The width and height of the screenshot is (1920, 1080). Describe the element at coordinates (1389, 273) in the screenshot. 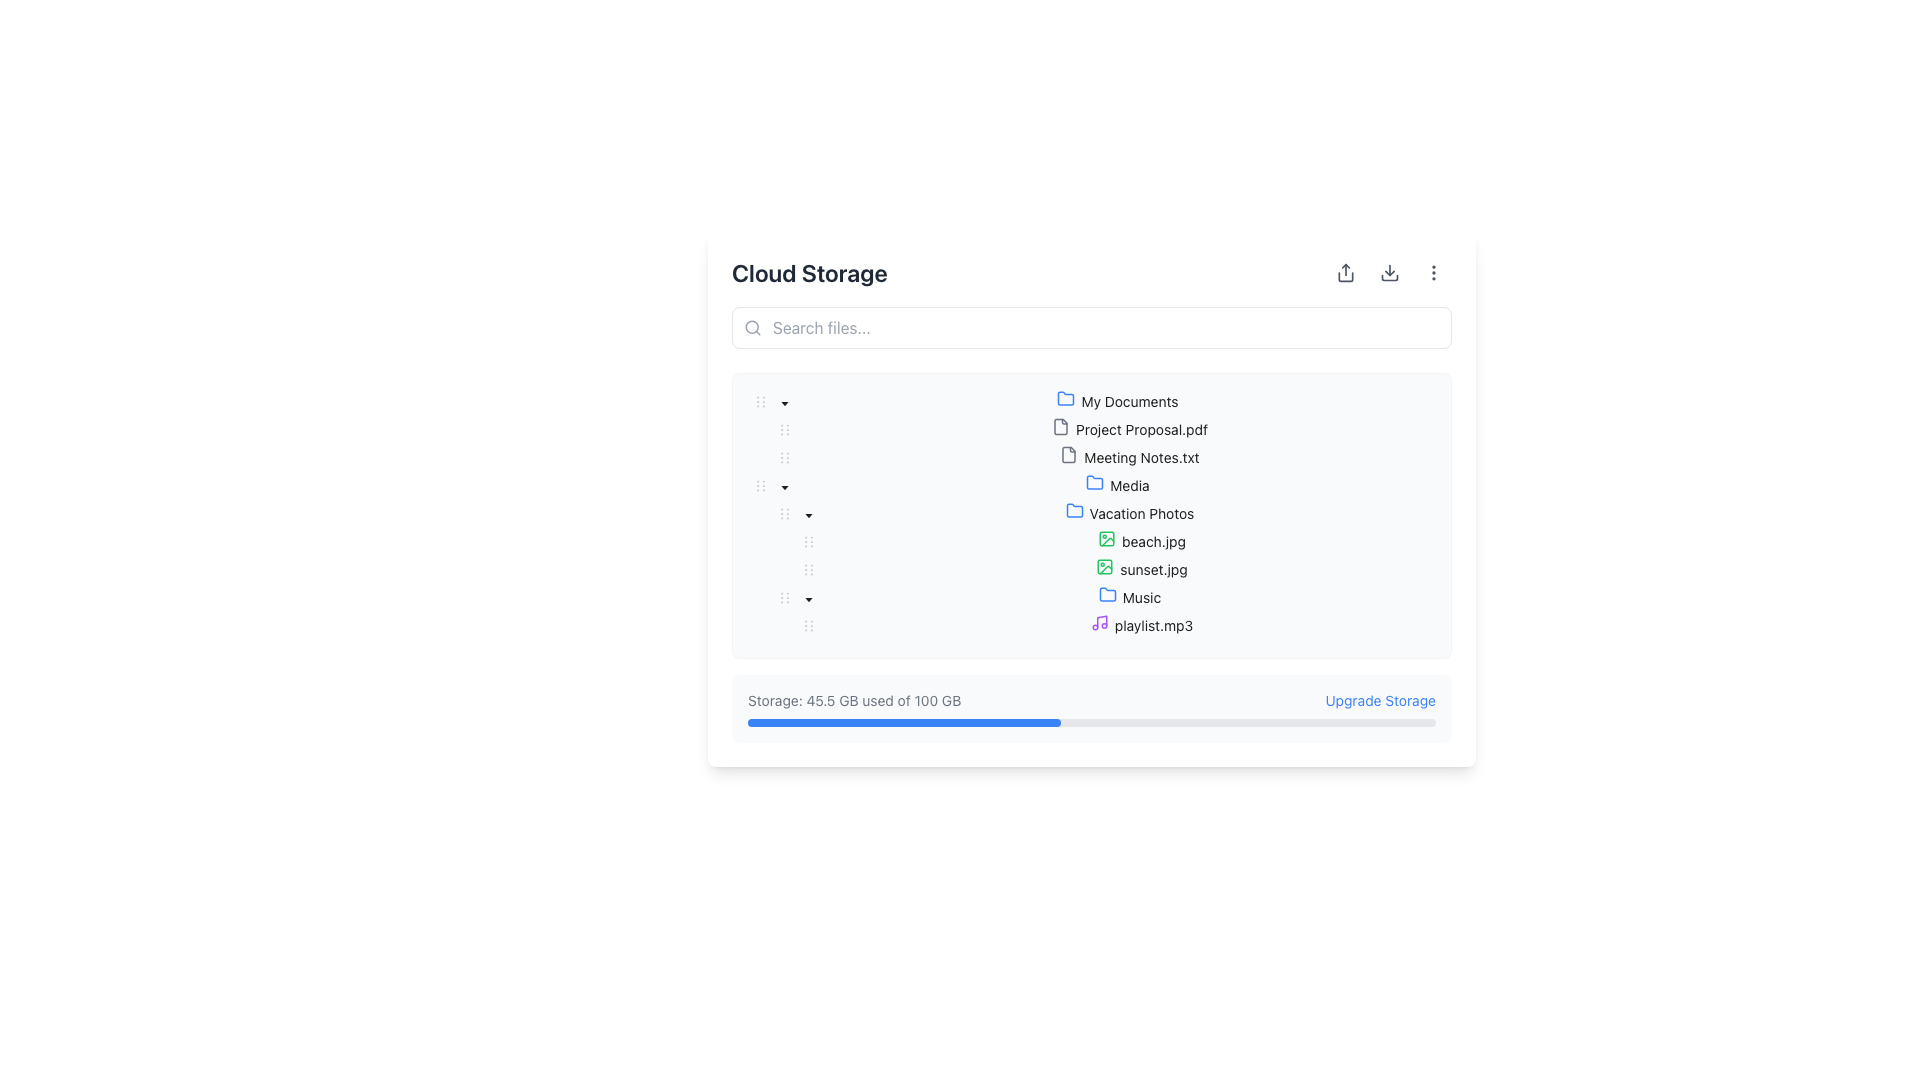

I see `the download icon located in the upper right corner of the application interface to initiate the download action` at that location.